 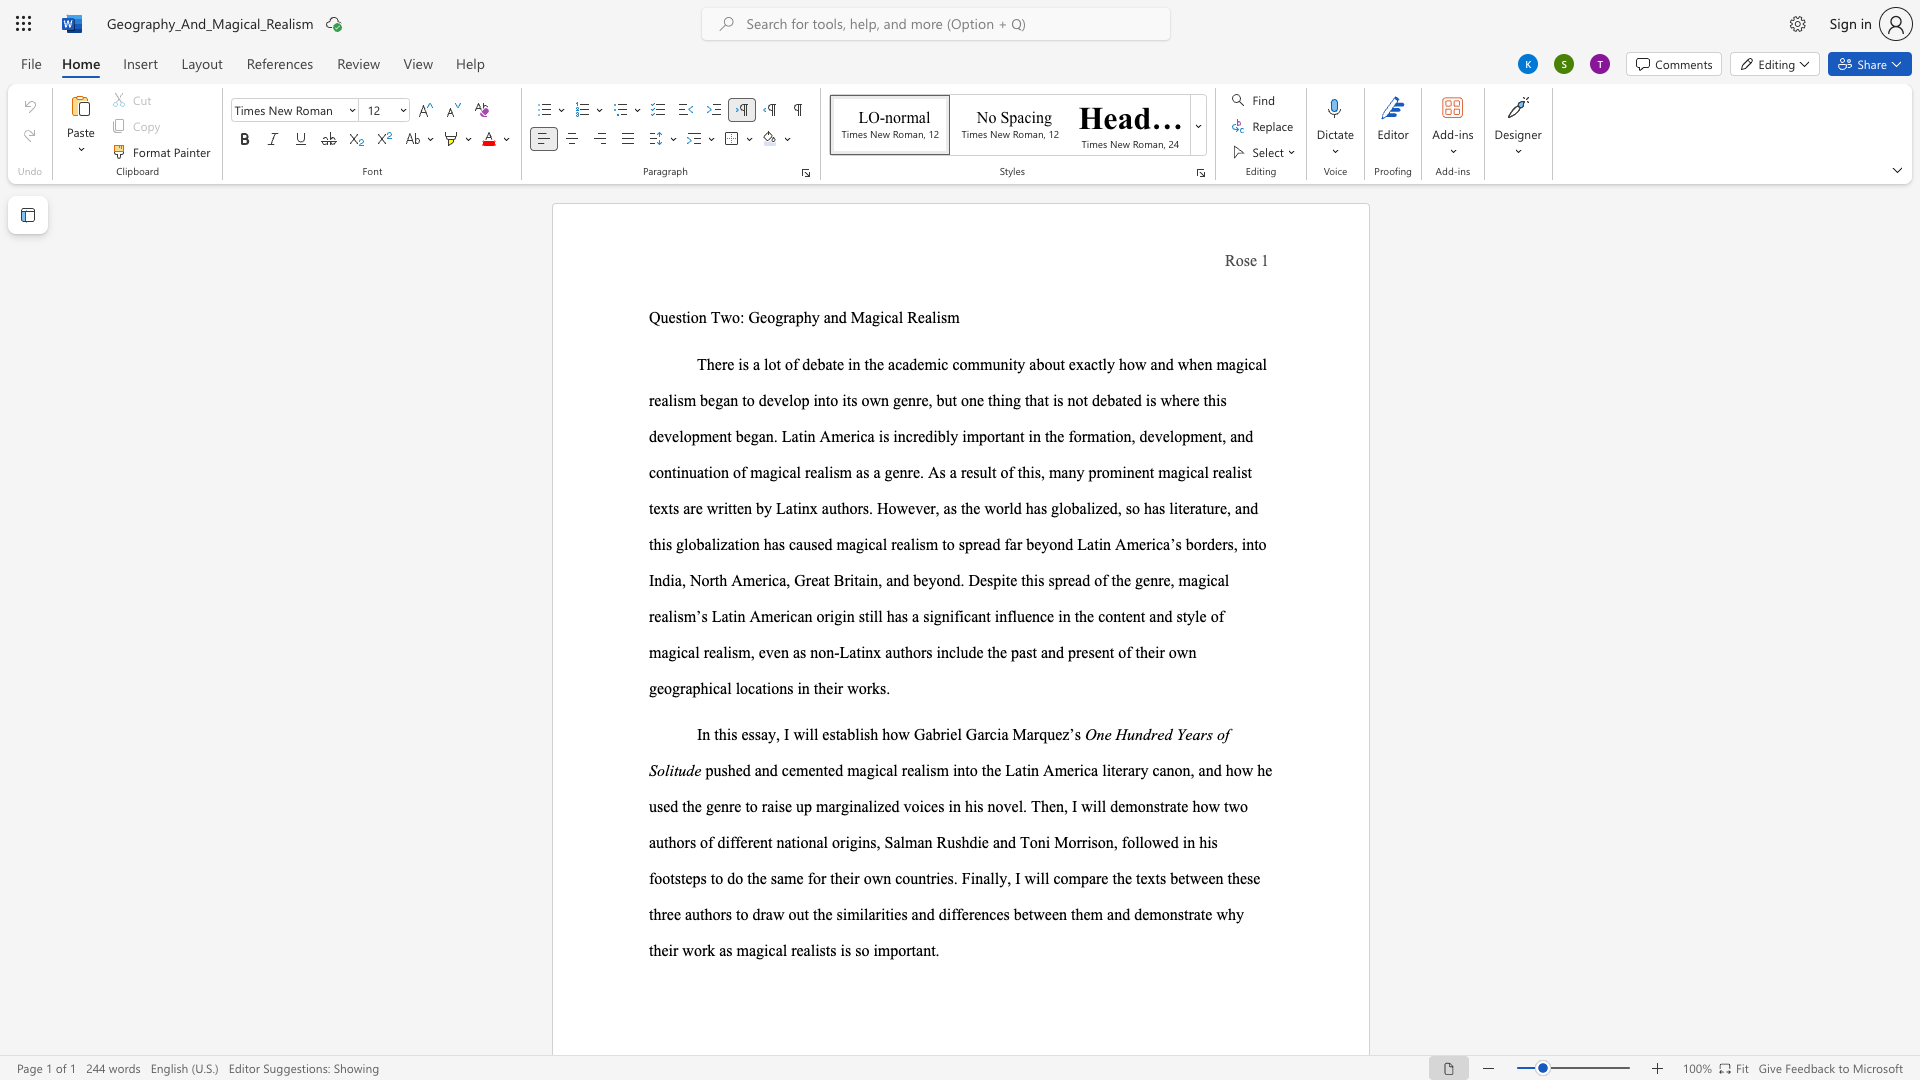 What do you see at coordinates (868, 316) in the screenshot?
I see `the 3th character "a" in the text` at bounding box center [868, 316].